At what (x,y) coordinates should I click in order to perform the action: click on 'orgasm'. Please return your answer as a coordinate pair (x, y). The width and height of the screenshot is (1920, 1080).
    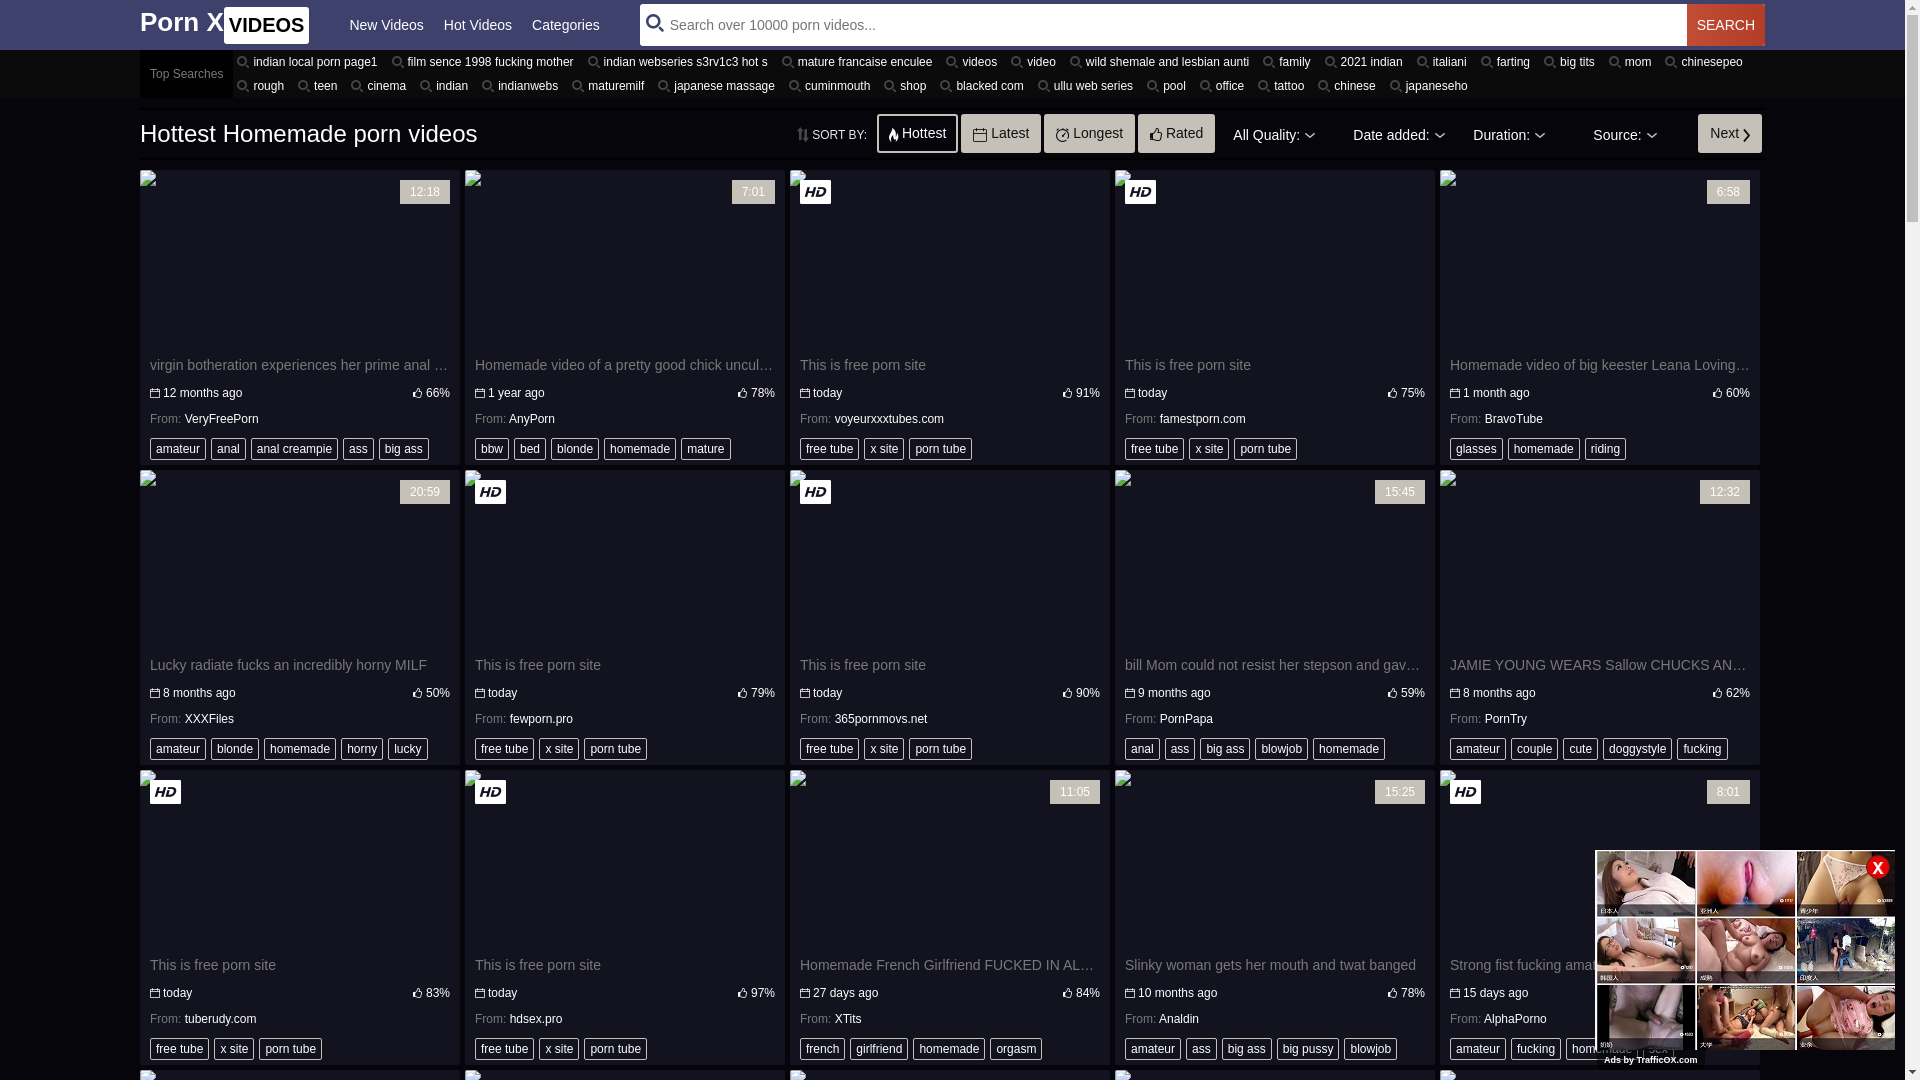
    Looking at the image, I should click on (1016, 1048).